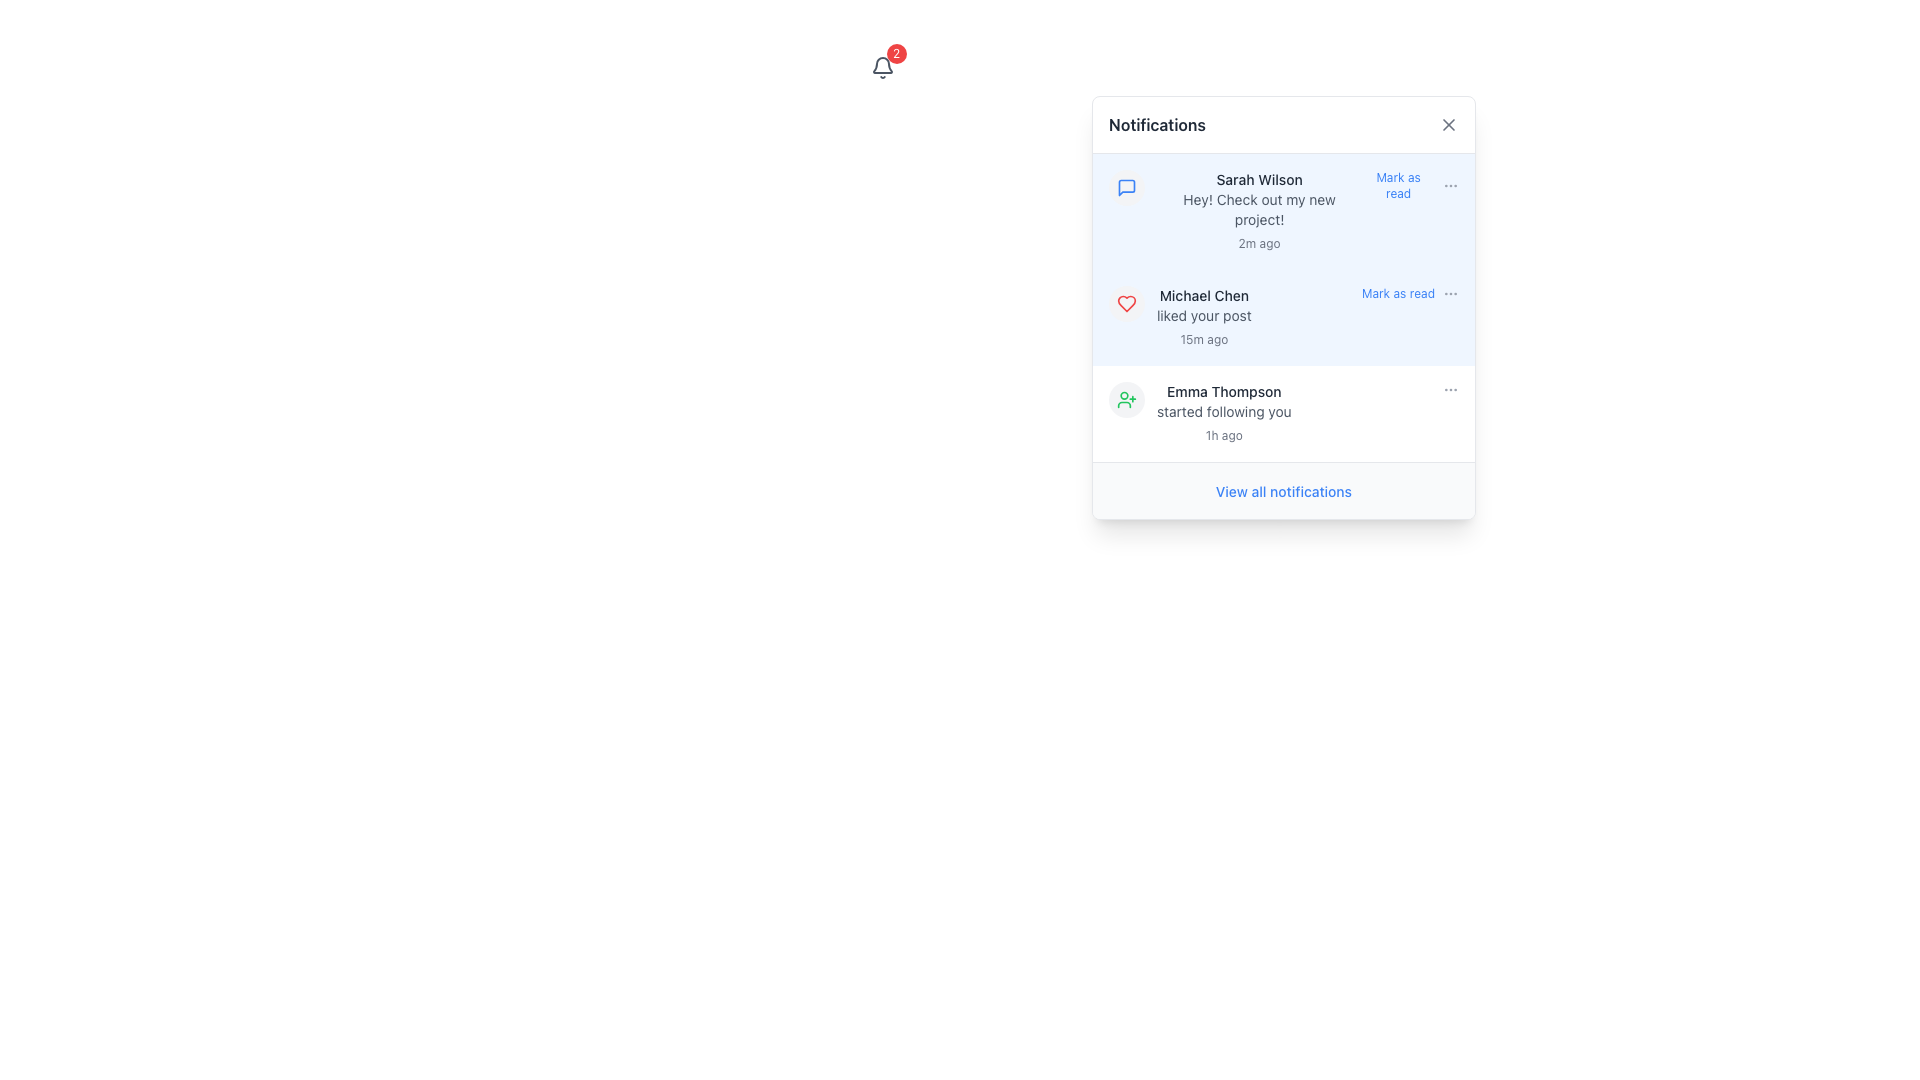 This screenshot has height=1080, width=1920. What do you see at coordinates (1258, 180) in the screenshot?
I see `the text label displaying 'Sarah Wilson' located at the upper left corner of the notification card, which is part of a vertically structured list of notifications` at bounding box center [1258, 180].